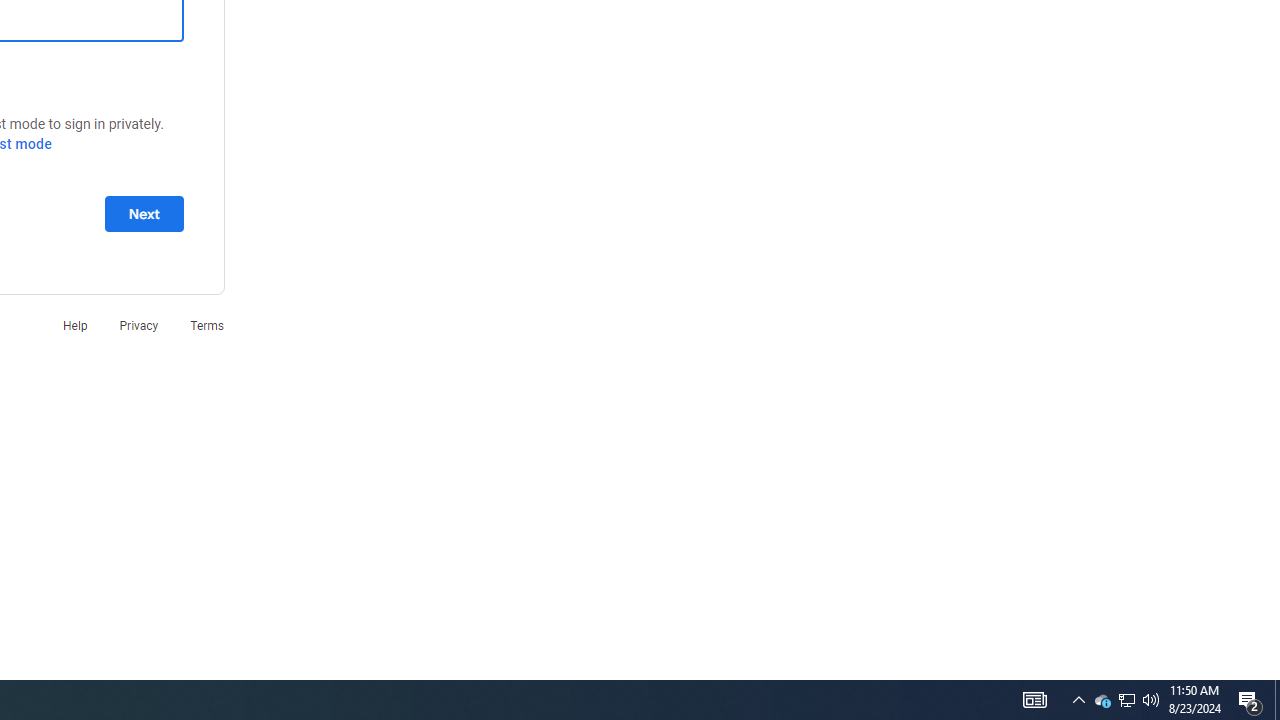 Image resolution: width=1280 pixels, height=720 pixels. I want to click on 'Next', so click(143, 213).